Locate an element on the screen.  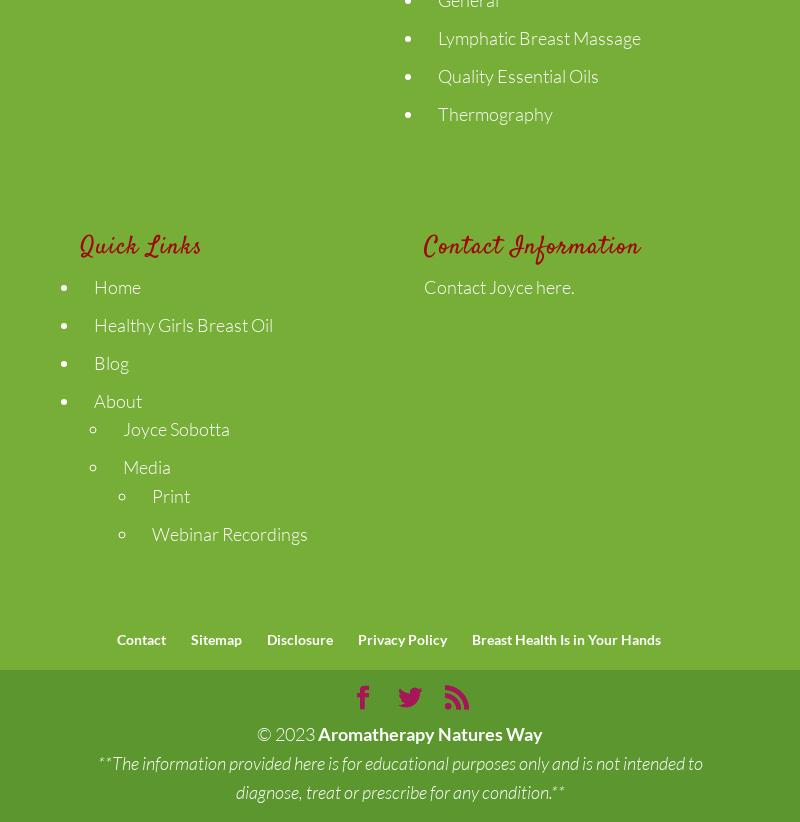
'Home' is located at coordinates (94, 285).